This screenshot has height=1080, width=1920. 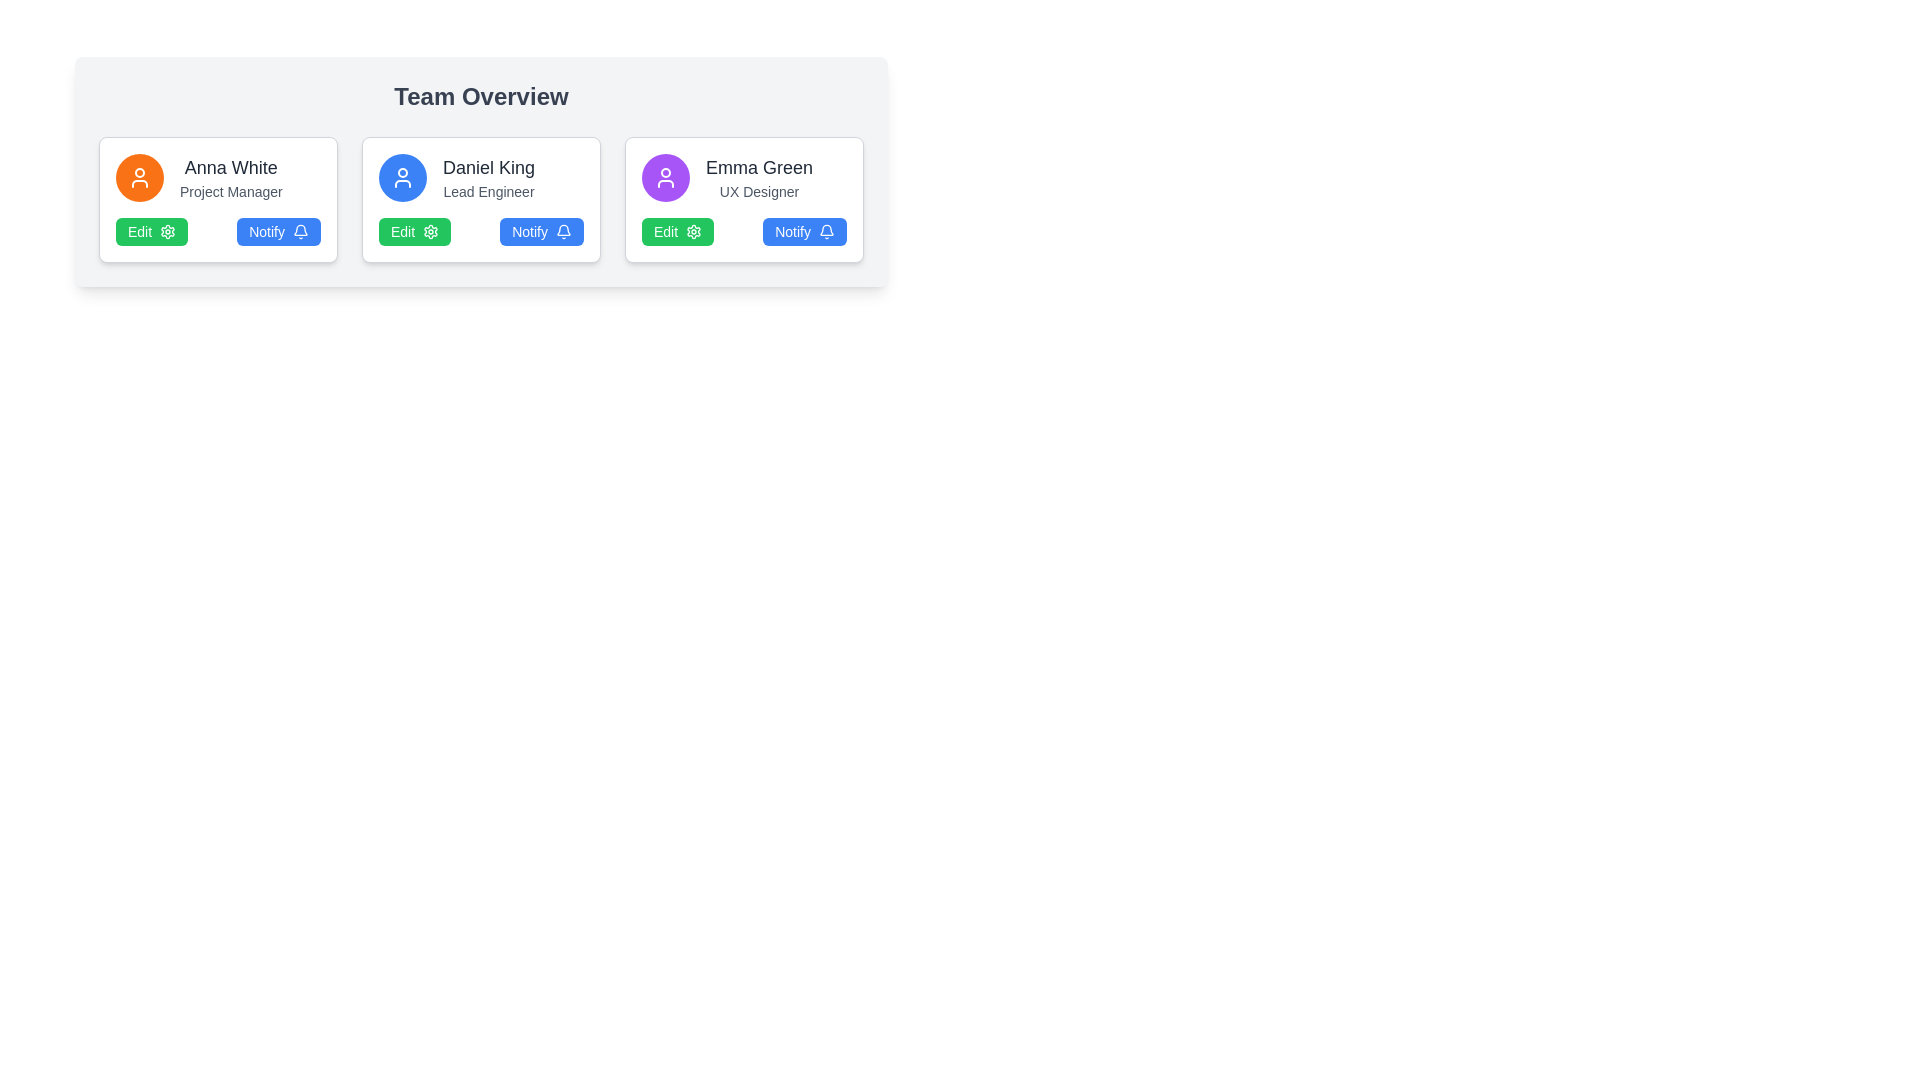 What do you see at coordinates (151, 230) in the screenshot?
I see `the green 'Edit' button with rounded corners and a settings icon, located within the card labeled 'Anna White', to trigger the hover effect` at bounding box center [151, 230].